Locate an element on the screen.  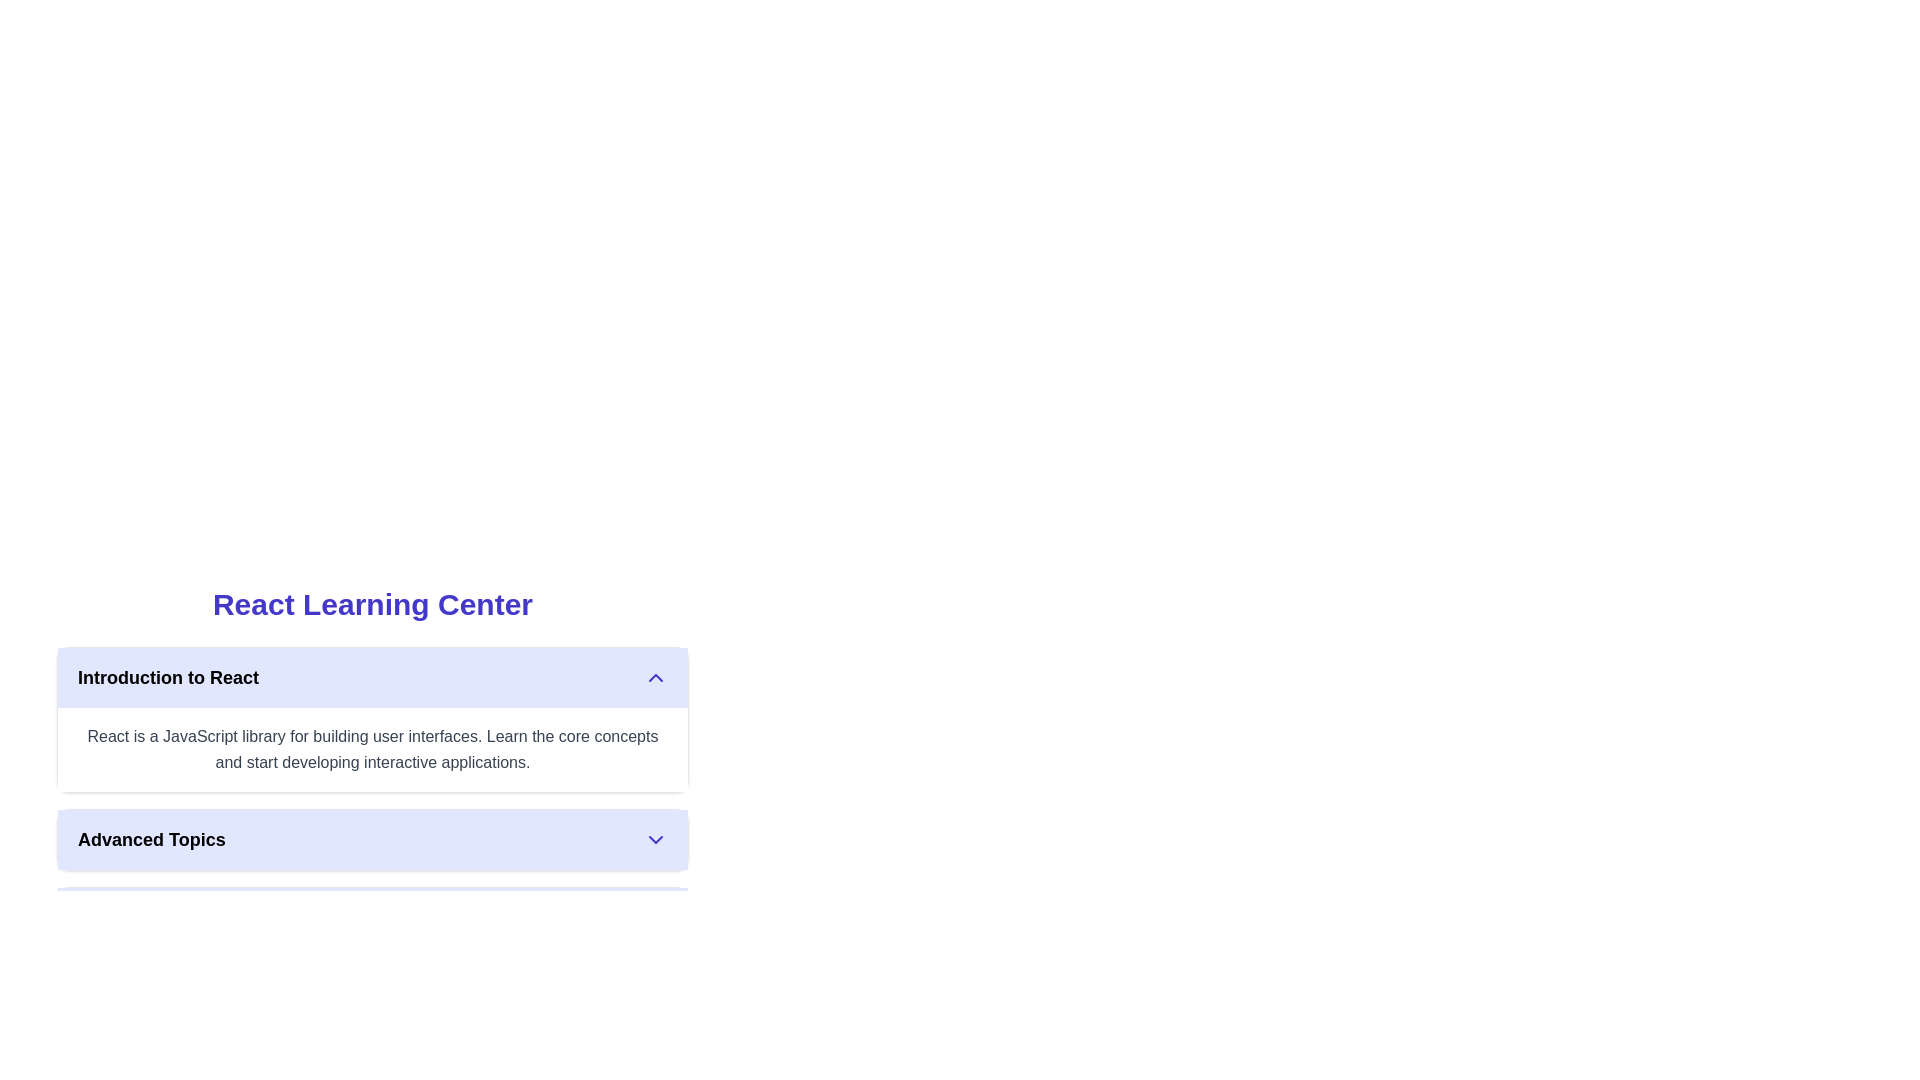
the 'Advanced Topics' text header, which is styled in bold black font and has a light indigo background is located at coordinates (150, 840).